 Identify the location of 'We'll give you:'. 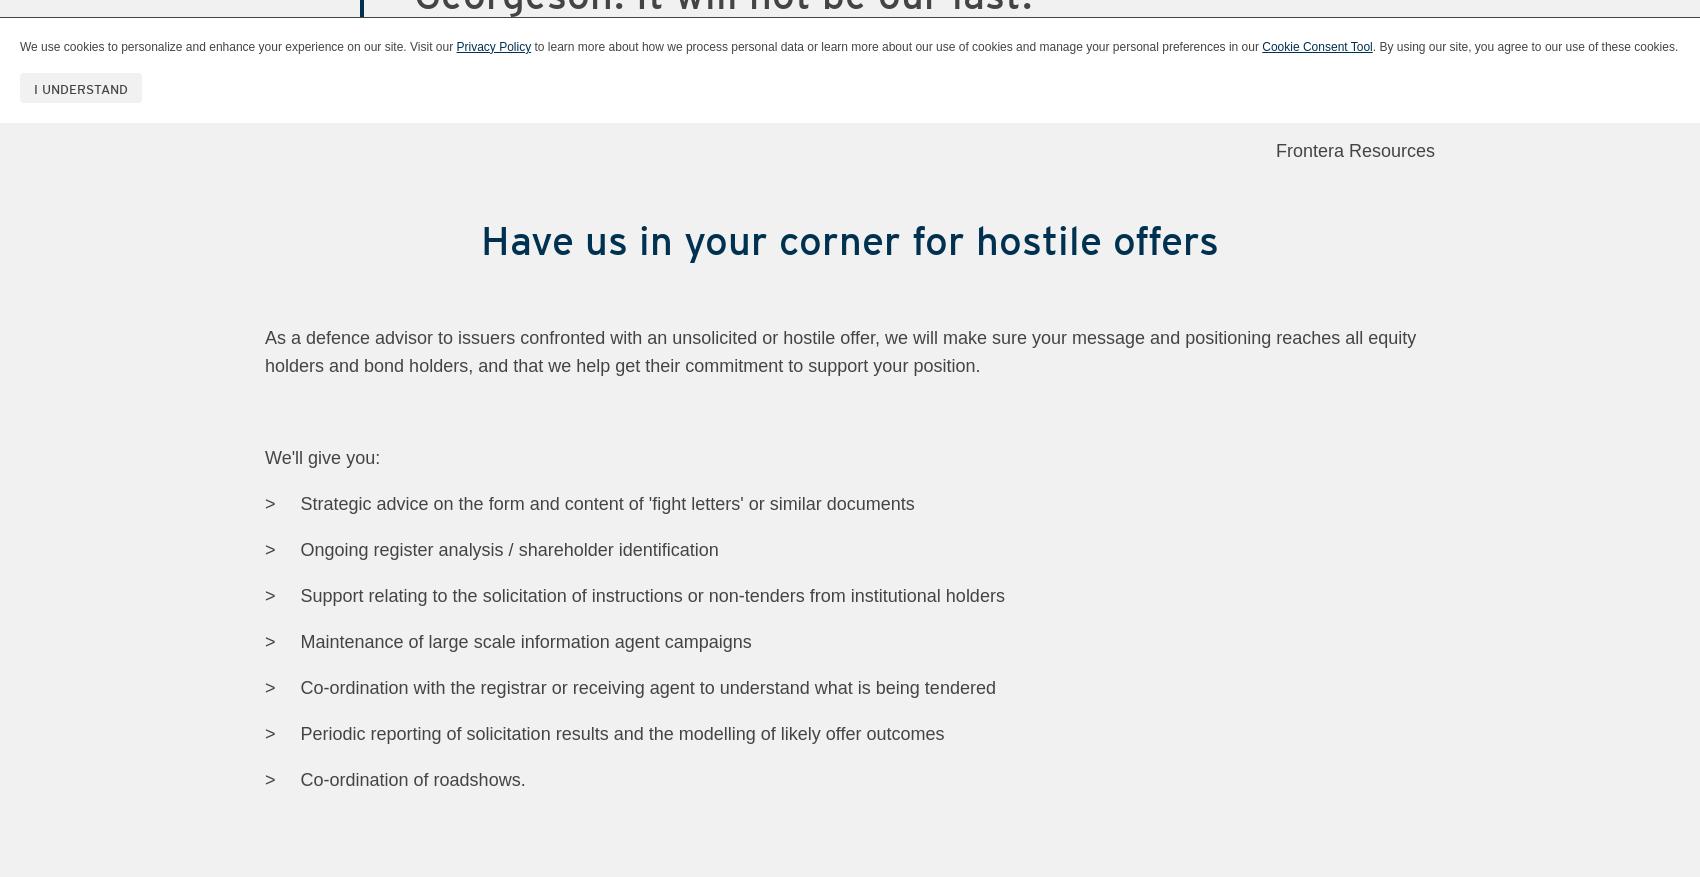
(321, 457).